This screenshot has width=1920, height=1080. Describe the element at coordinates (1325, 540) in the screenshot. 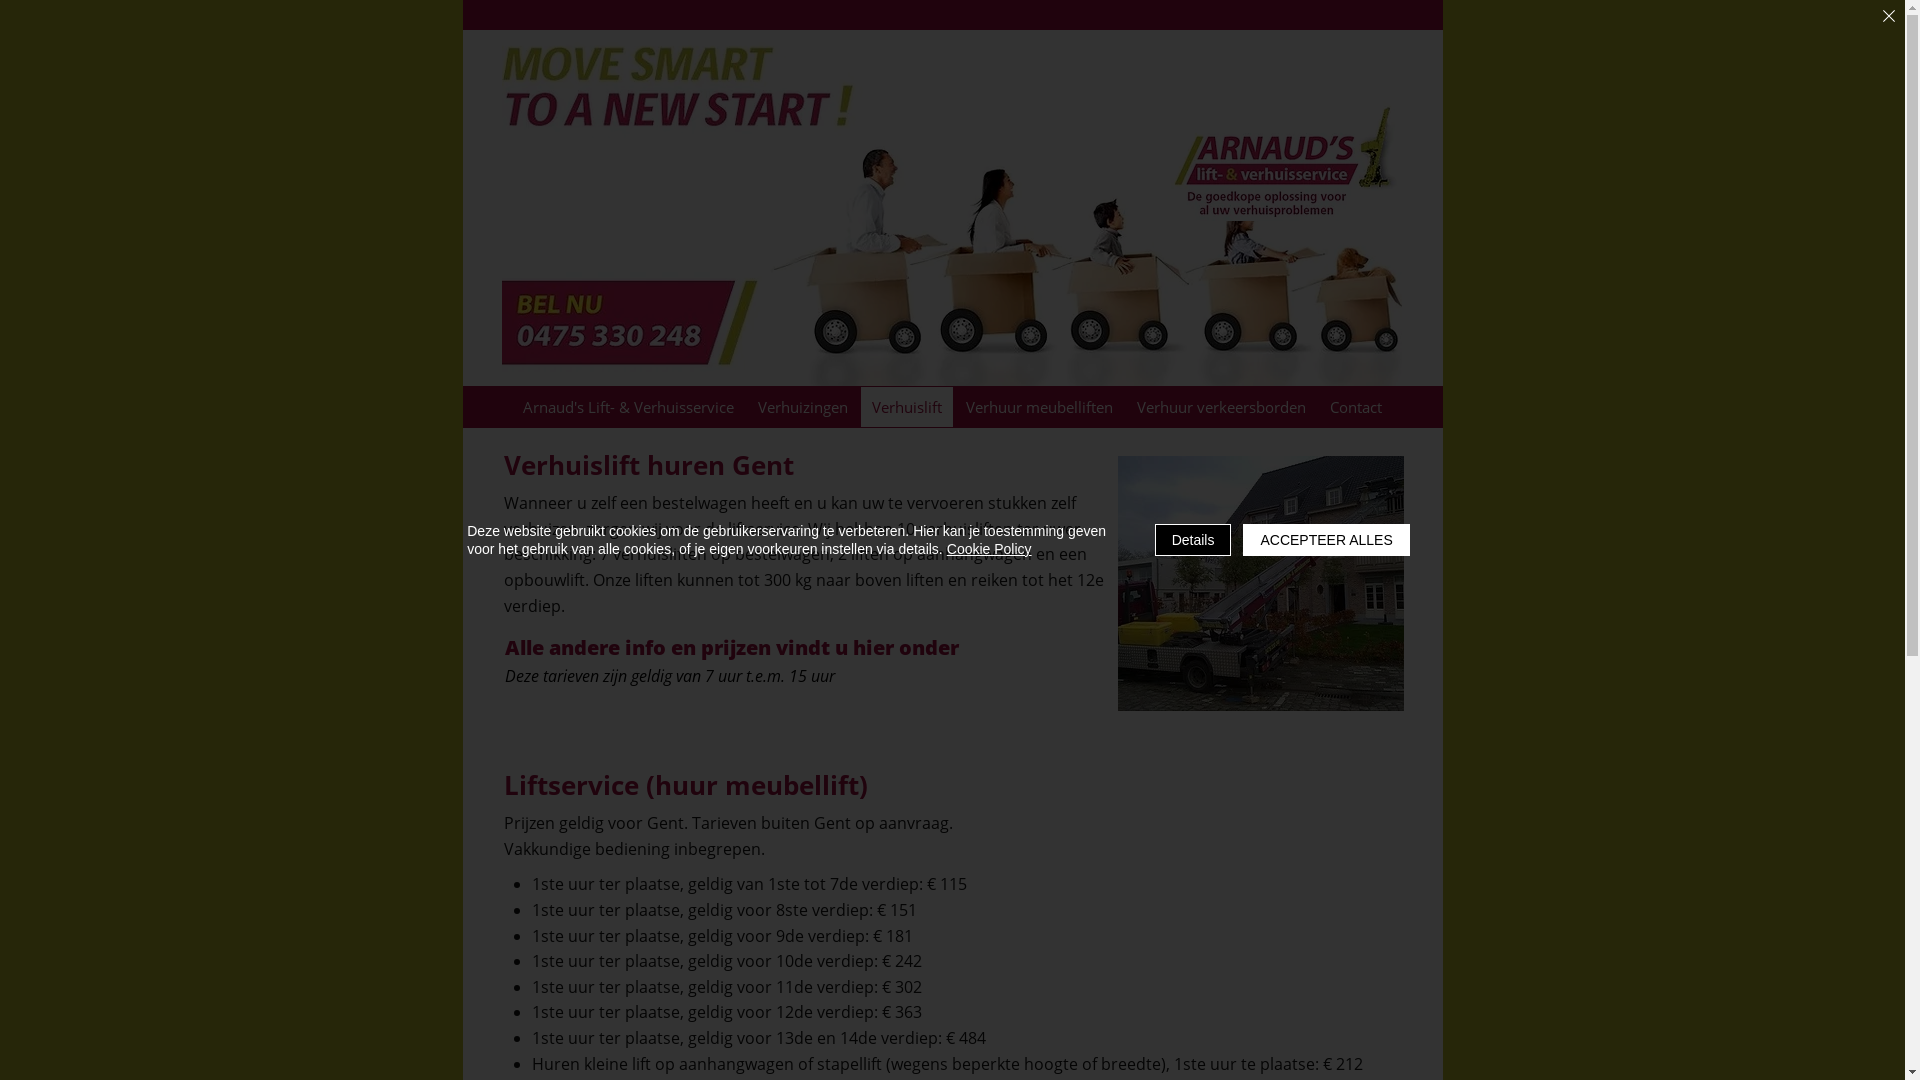

I see `'ACCEPTEER ALLES'` at that location.